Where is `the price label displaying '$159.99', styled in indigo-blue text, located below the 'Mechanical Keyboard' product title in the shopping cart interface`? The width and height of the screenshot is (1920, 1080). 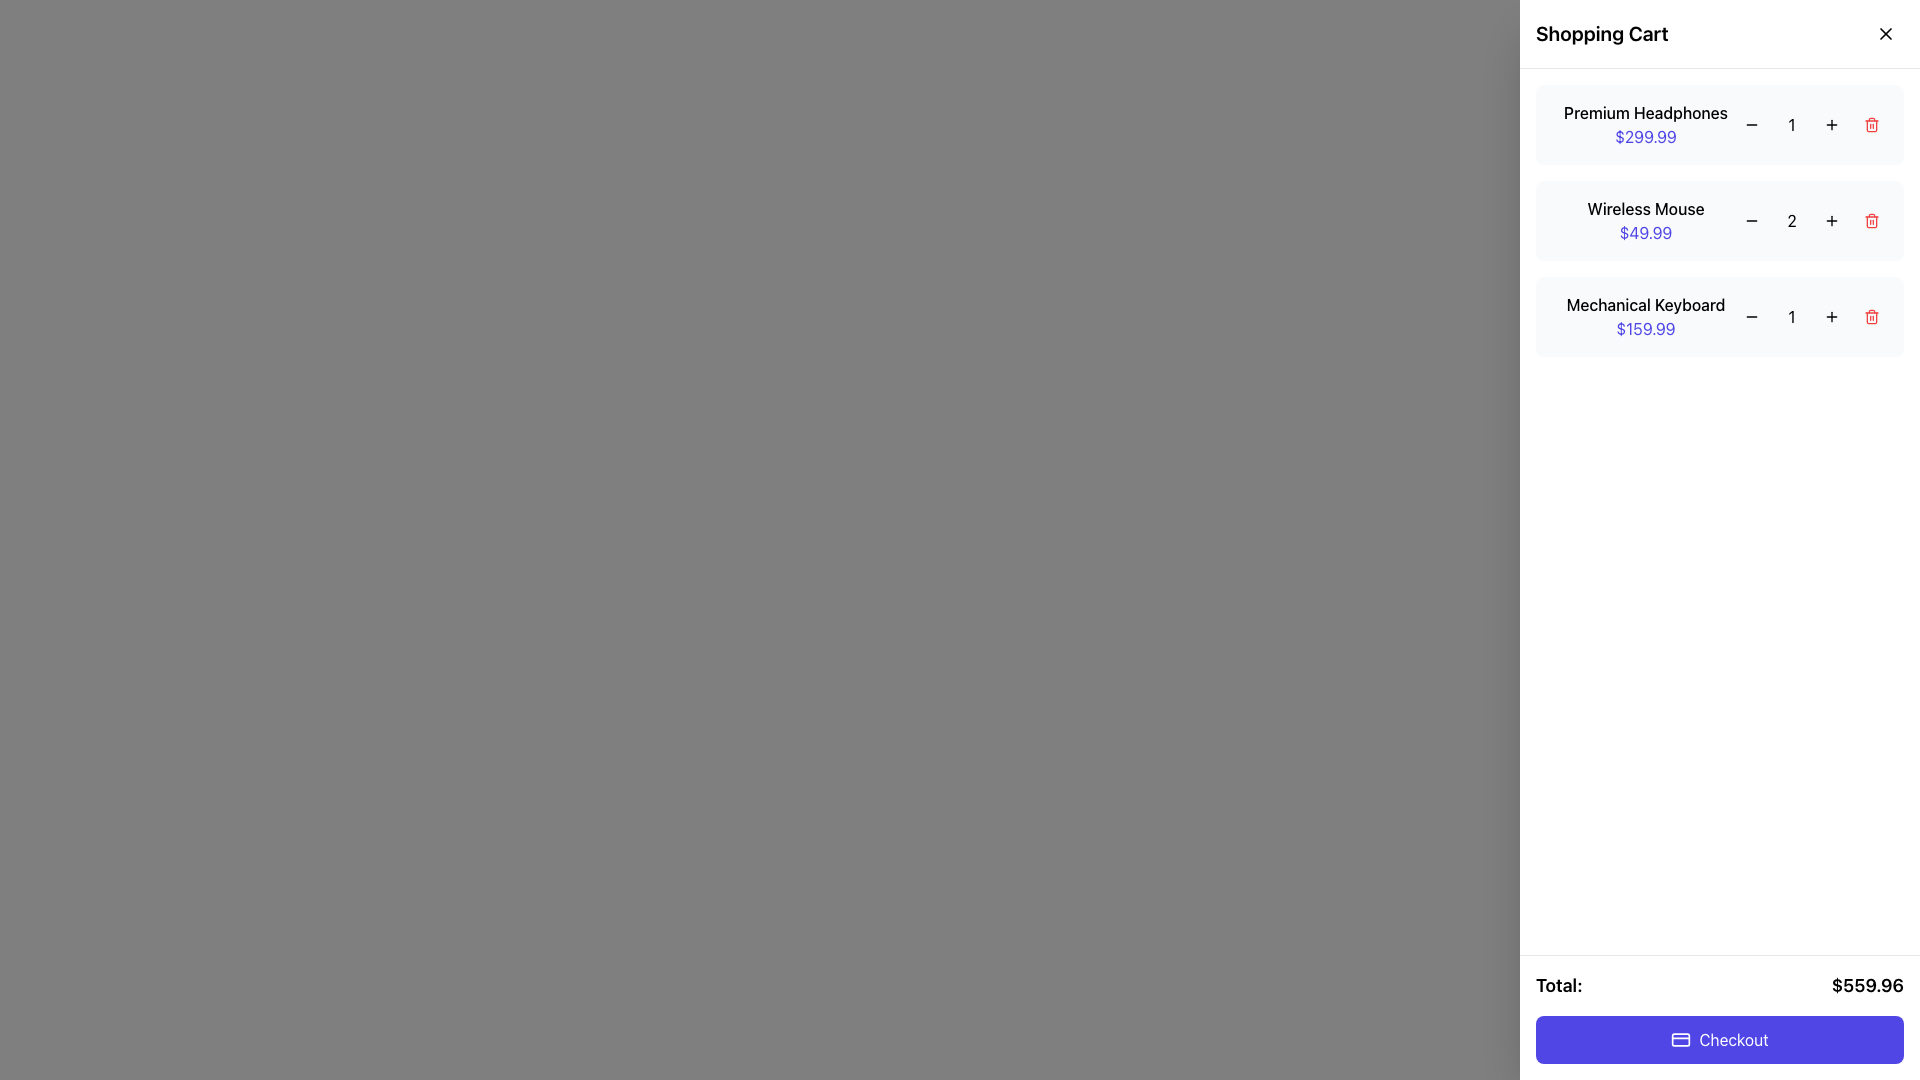 the price label displaying '$159.99', styled in indigo-blue text, located below the 'Mechanical Keyboard' product title in the shopping cart interface is located at coordinates (1646, 327).